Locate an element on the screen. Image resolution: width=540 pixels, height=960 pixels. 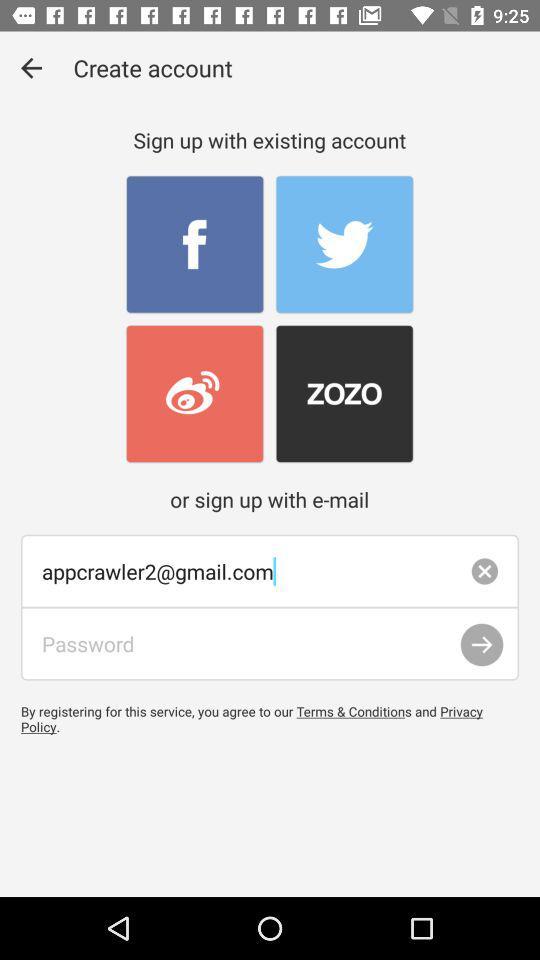
the by registering for is located at coordinates (270, 719).